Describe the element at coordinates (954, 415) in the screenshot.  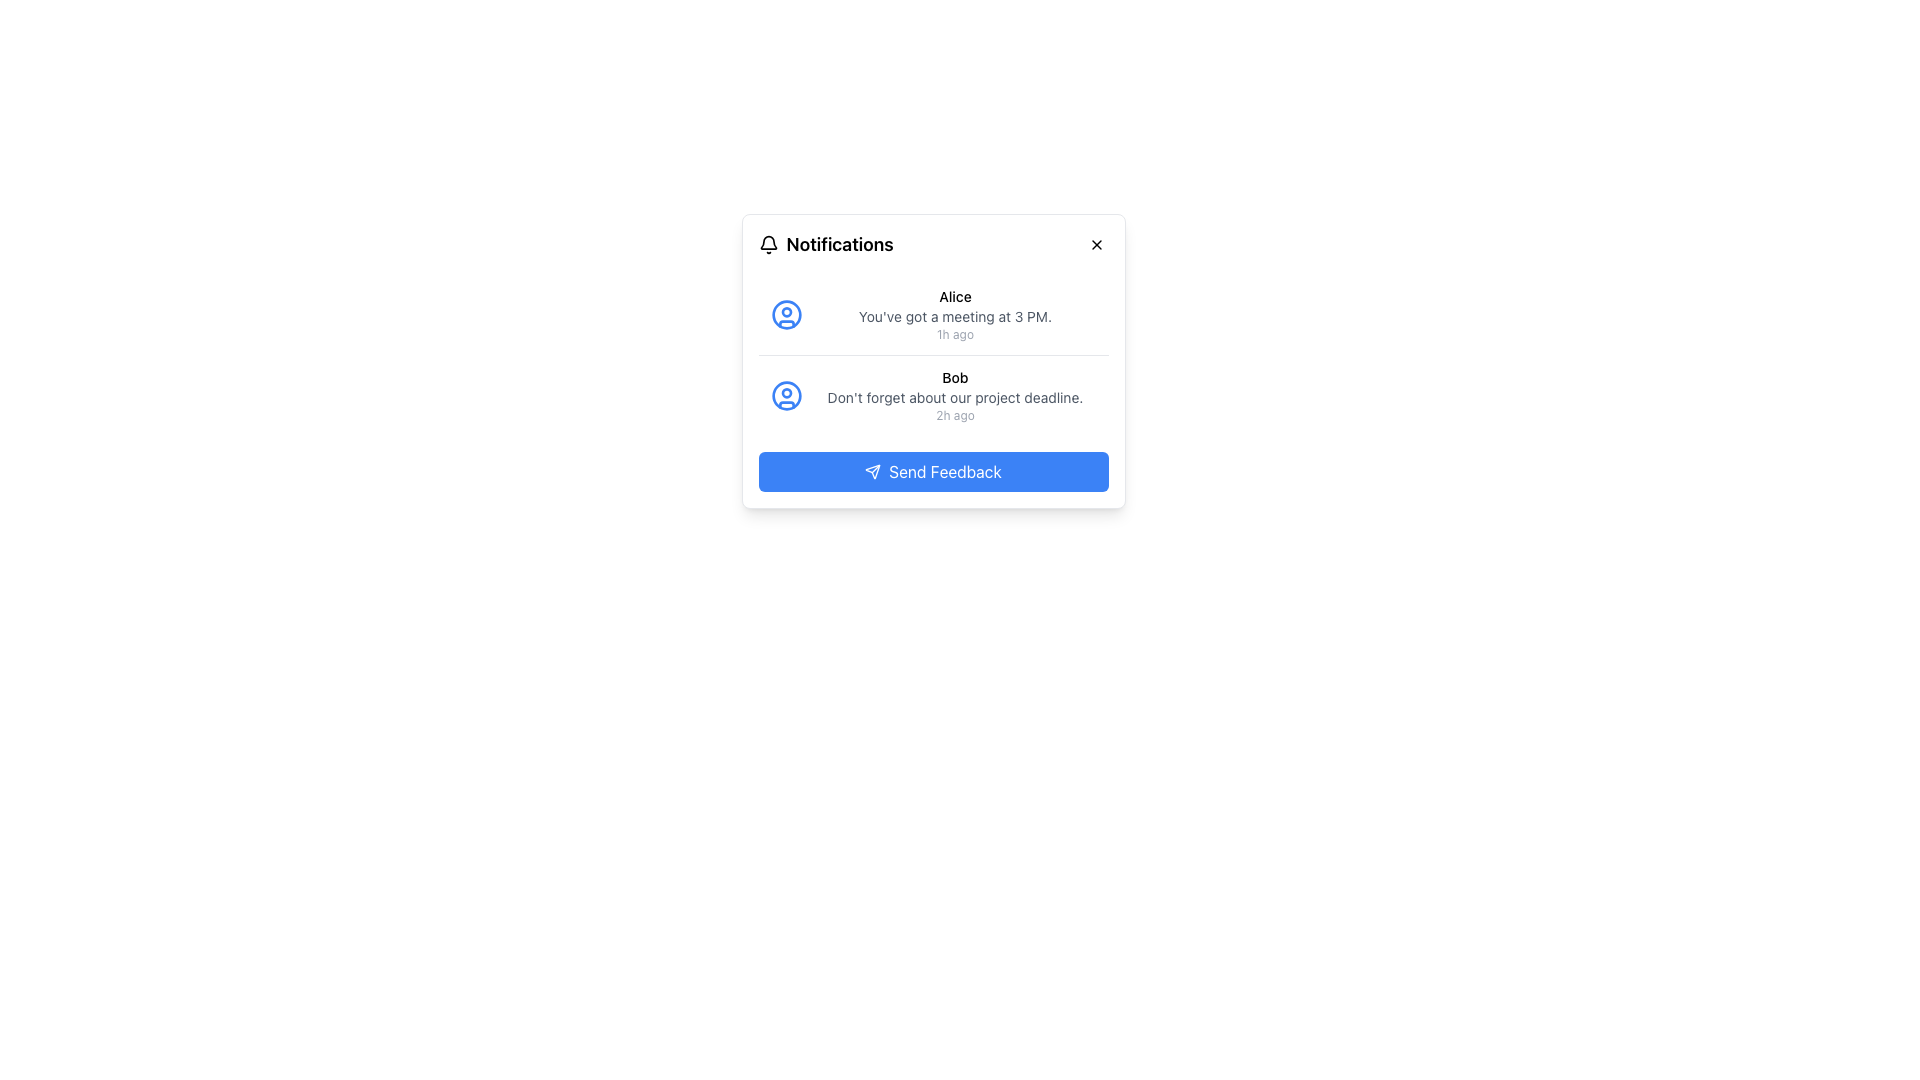
I see `the timestamp text label reading '2h ago' located within the notification card for 'Bob', positioned below the message about the project deadline` at that location.